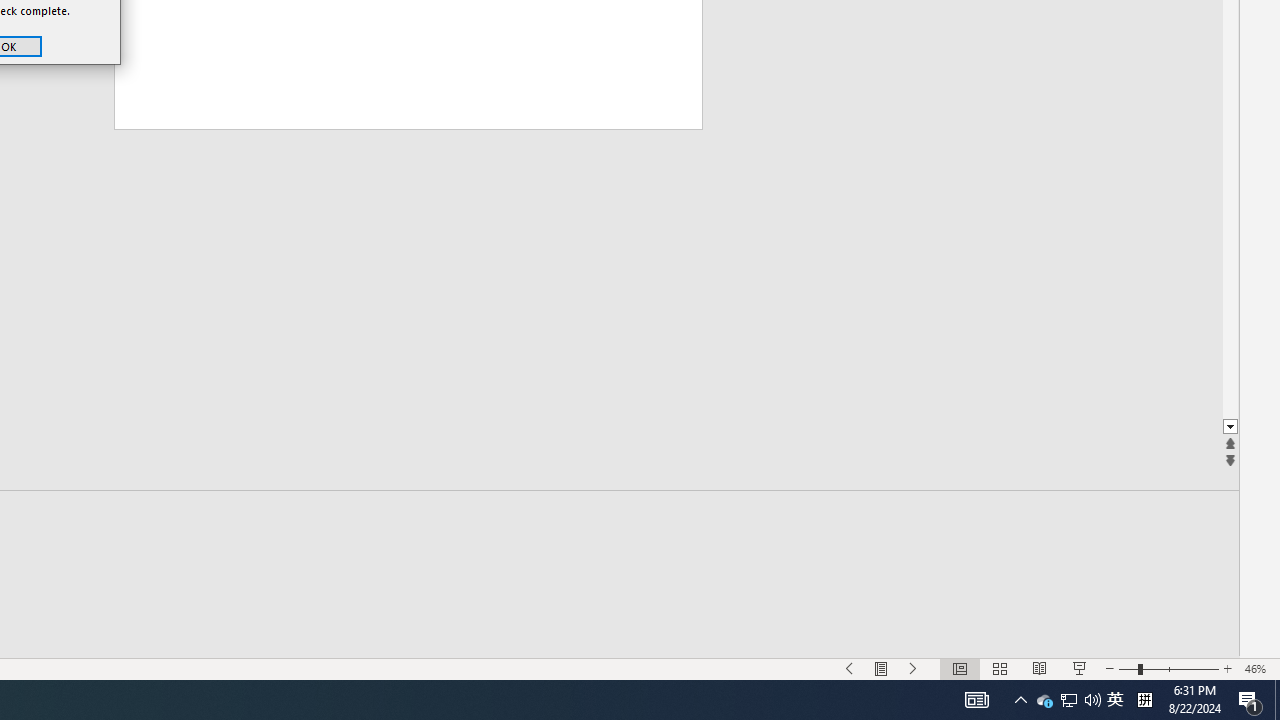 Image resolution: width=1280 pixels, height=720 pixels. What do you see at coordinates (977, 698) in the screenshot?
I see `'Menu On'` at bounding box center [977, 698].